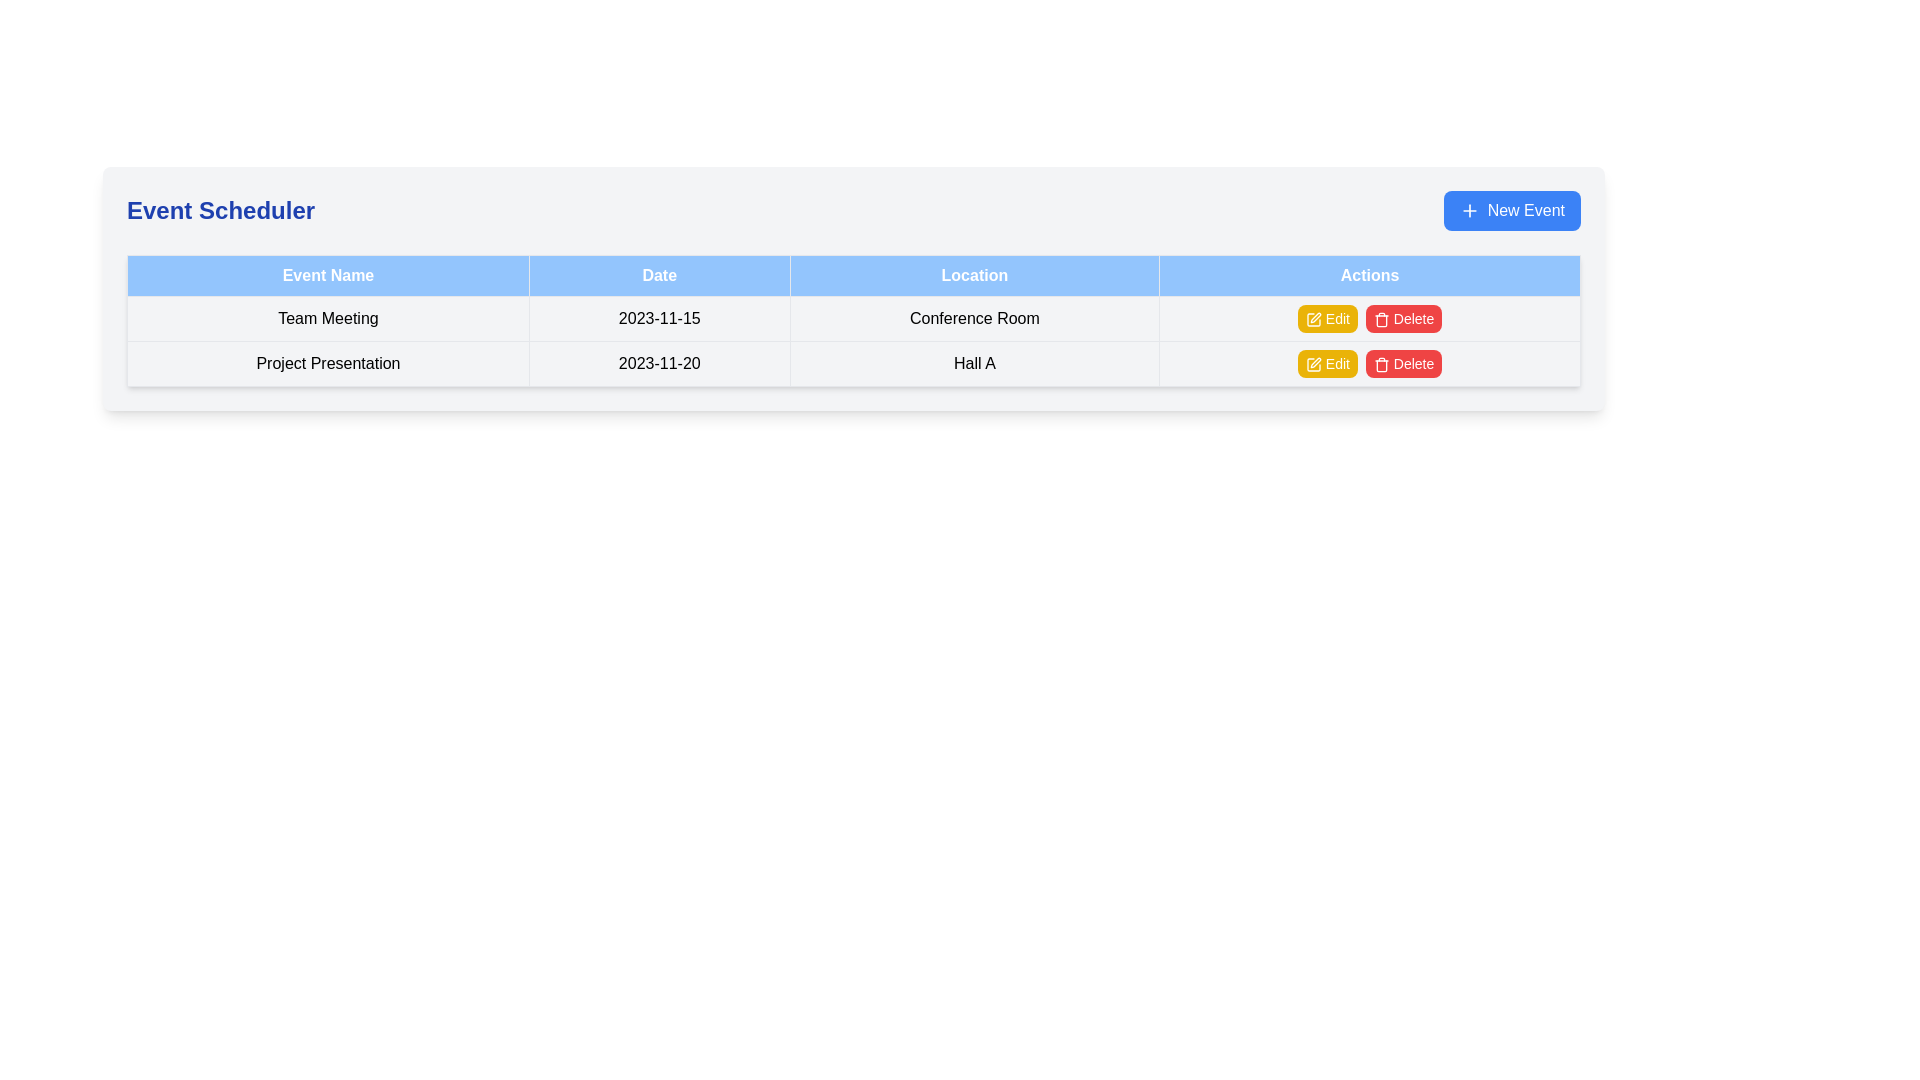  Describe the element at coordinates (659, 363) in the screenshot. I see `the text label displaying '2023-11-20' in the 'Date' column of the events table, which corresponds to the date of the 'Project Presentation' event` at that location.